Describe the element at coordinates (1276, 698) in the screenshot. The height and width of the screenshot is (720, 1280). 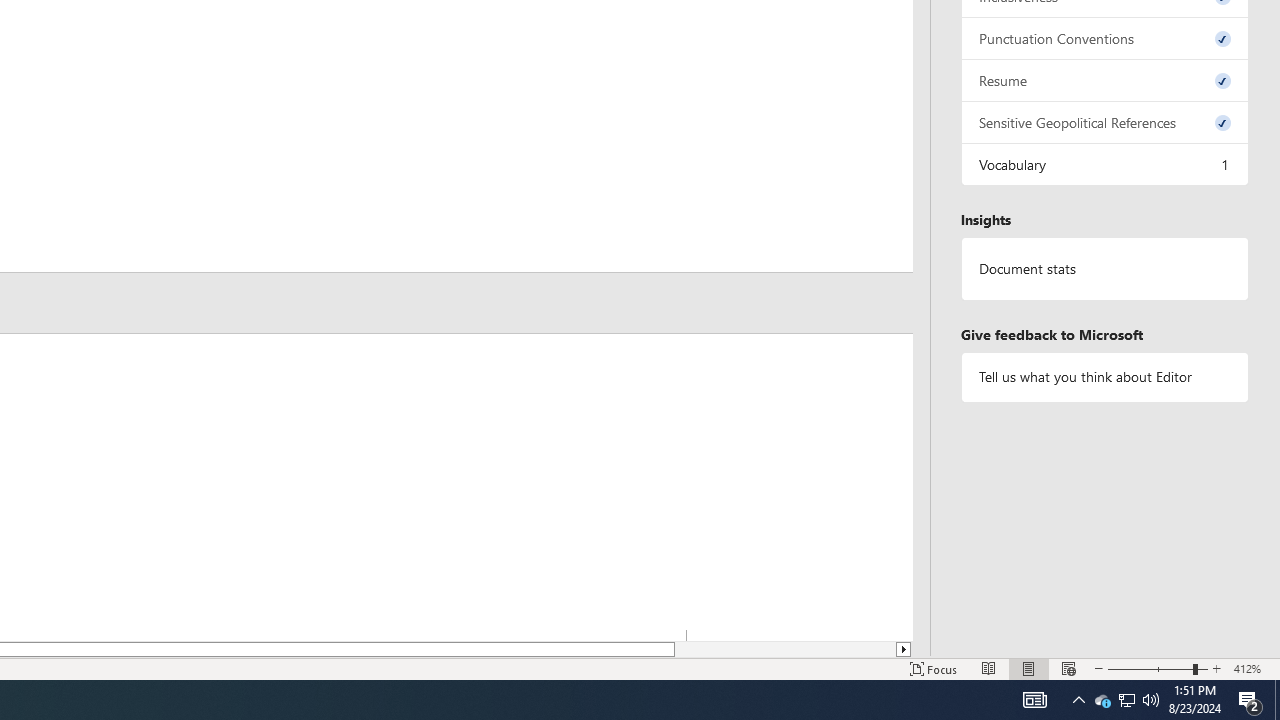
I see `'Show desktop'` at that location.